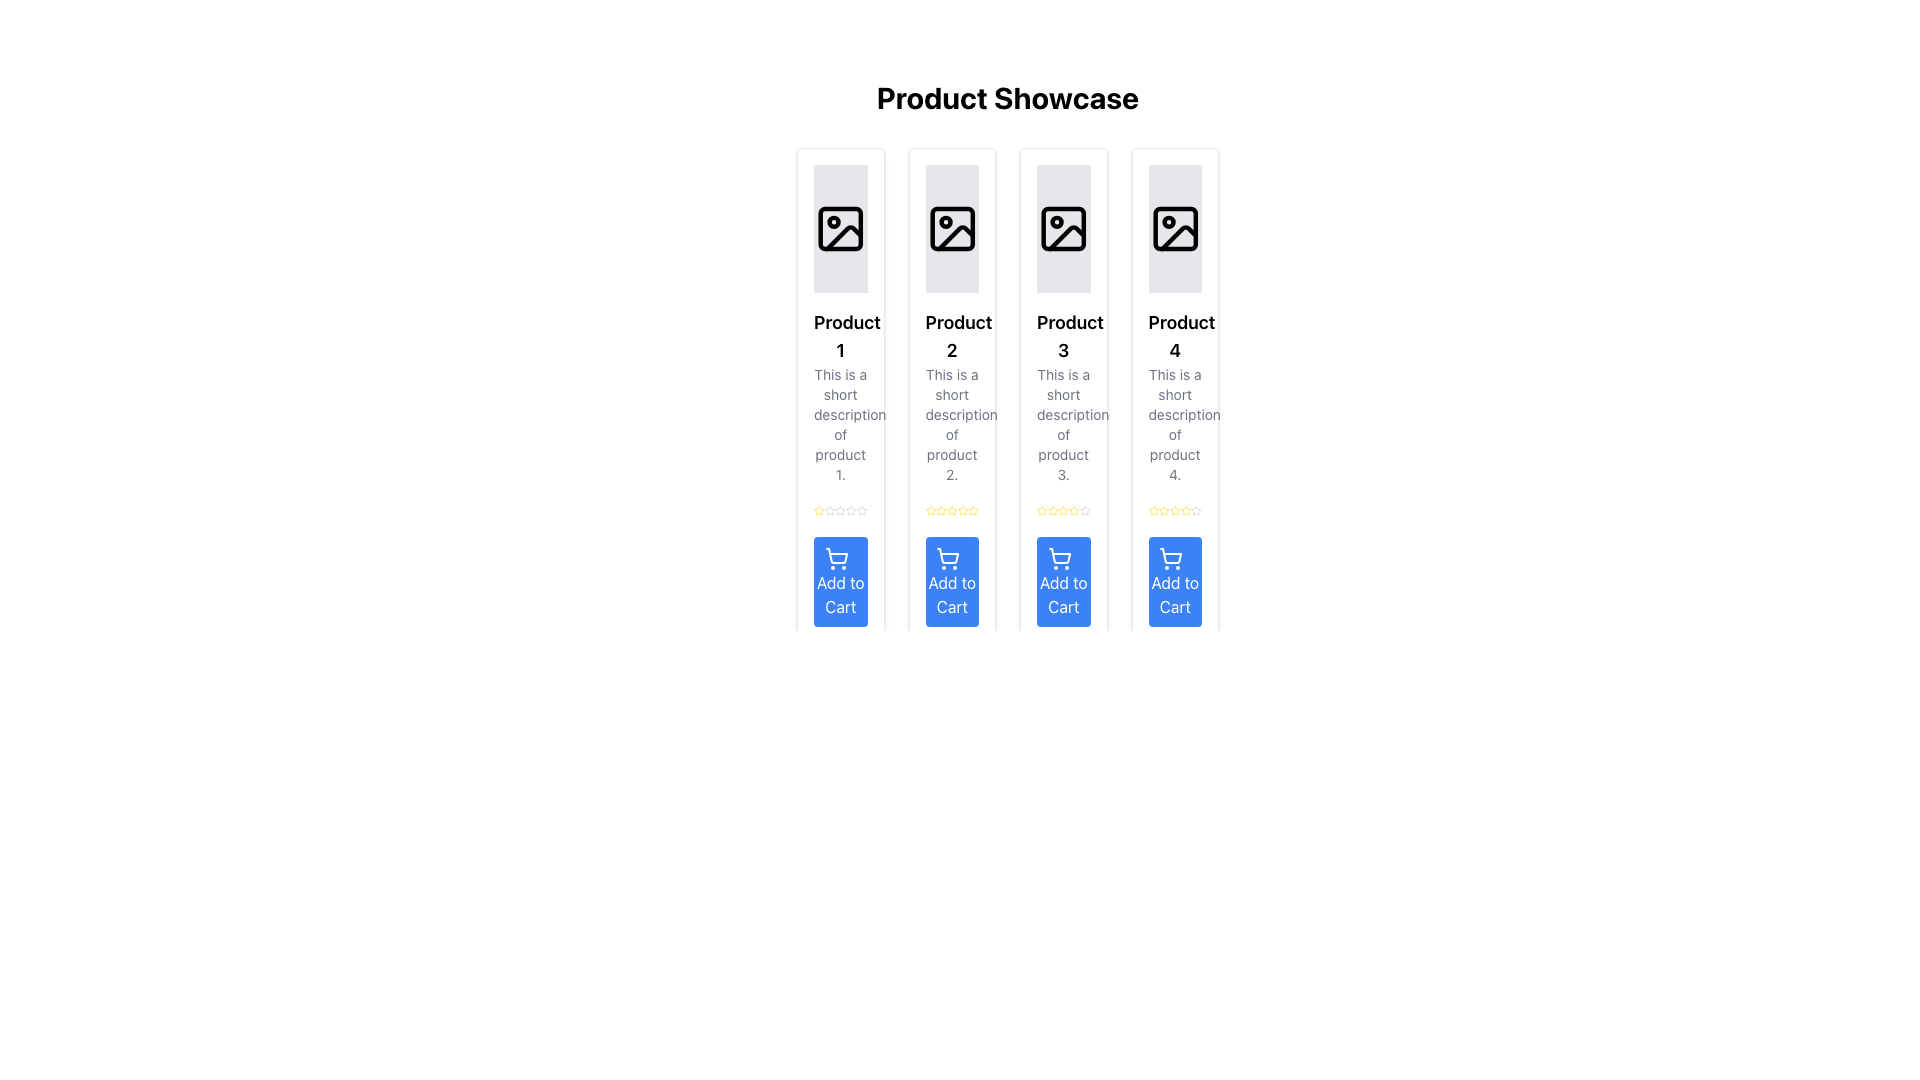 This screenshot has width=1920, height=1080. I want to click on the sixth star icon in the rating system located under the second product in the grid layout, so click(962, 509).